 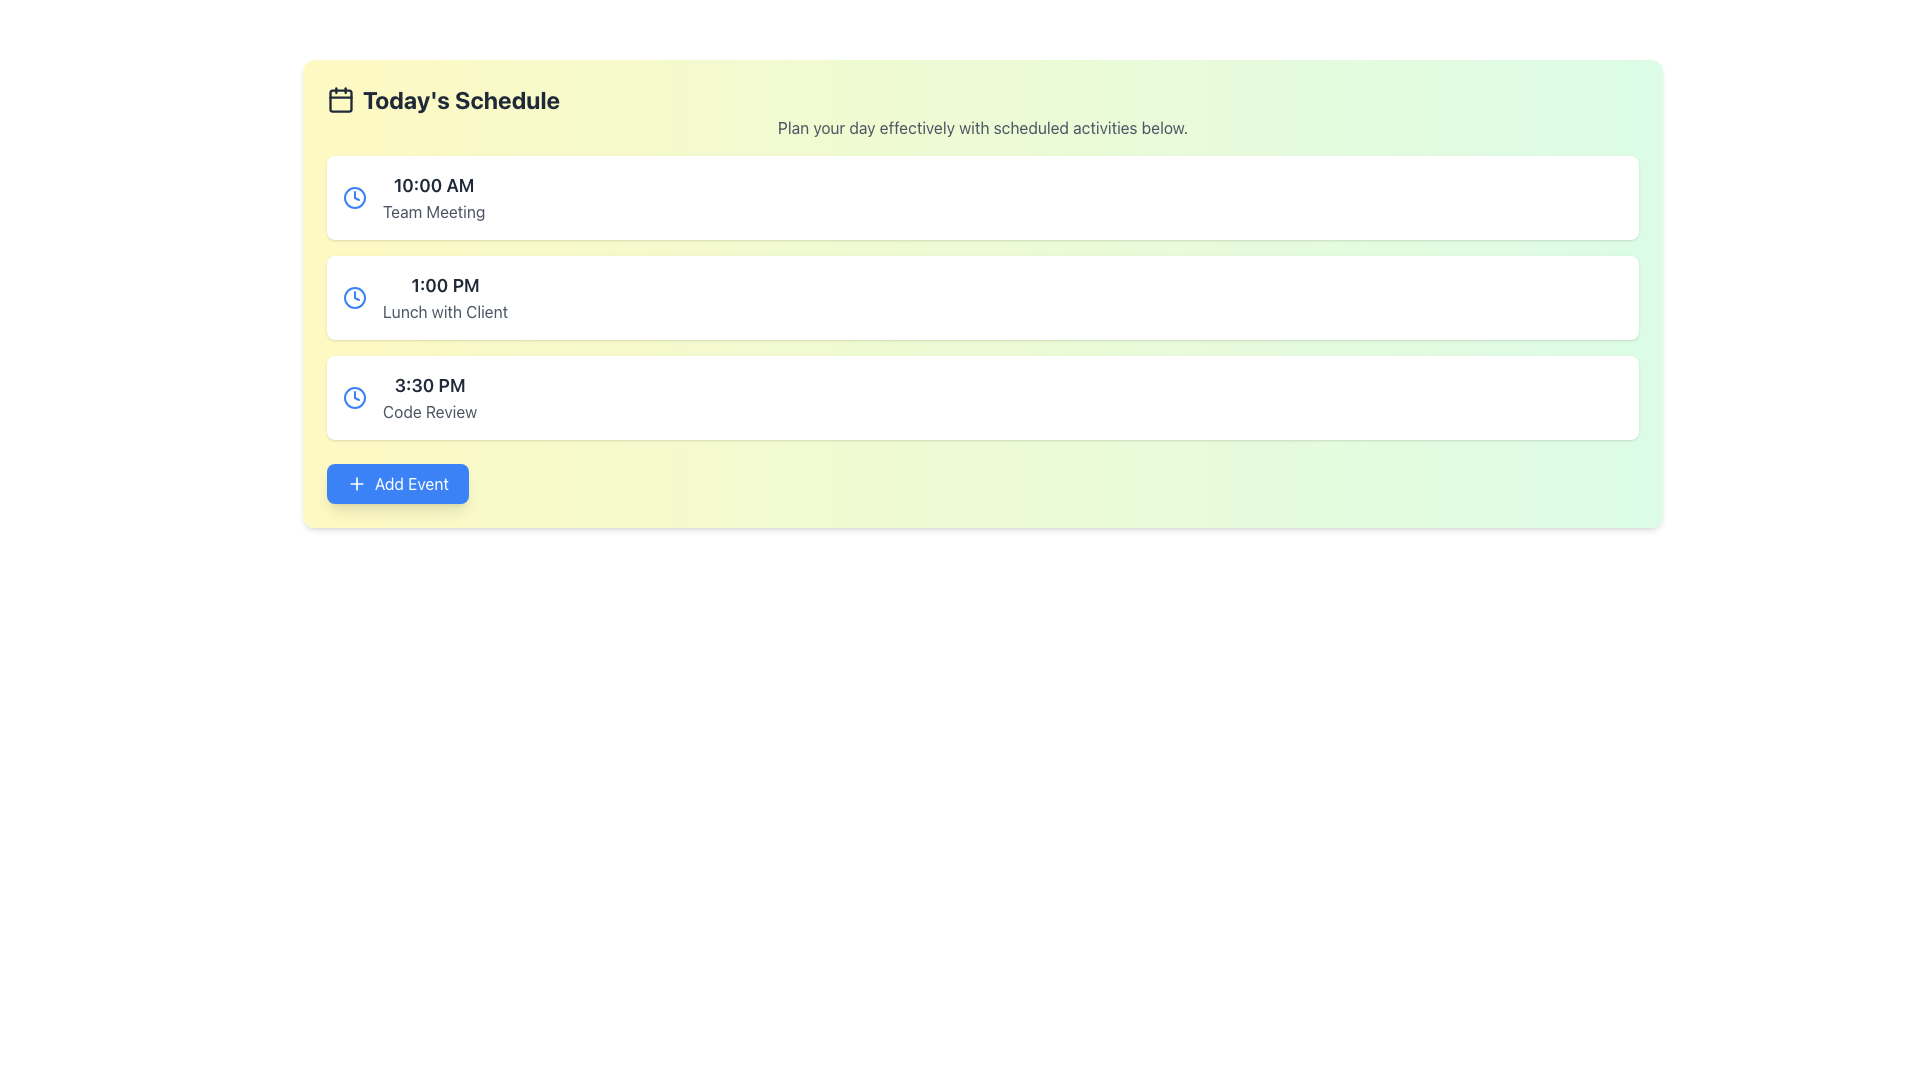 I want to click on the Text Display showing '10:00 AM' and 'Team Meeting' to possibly view details, so click(x=433, y=197).